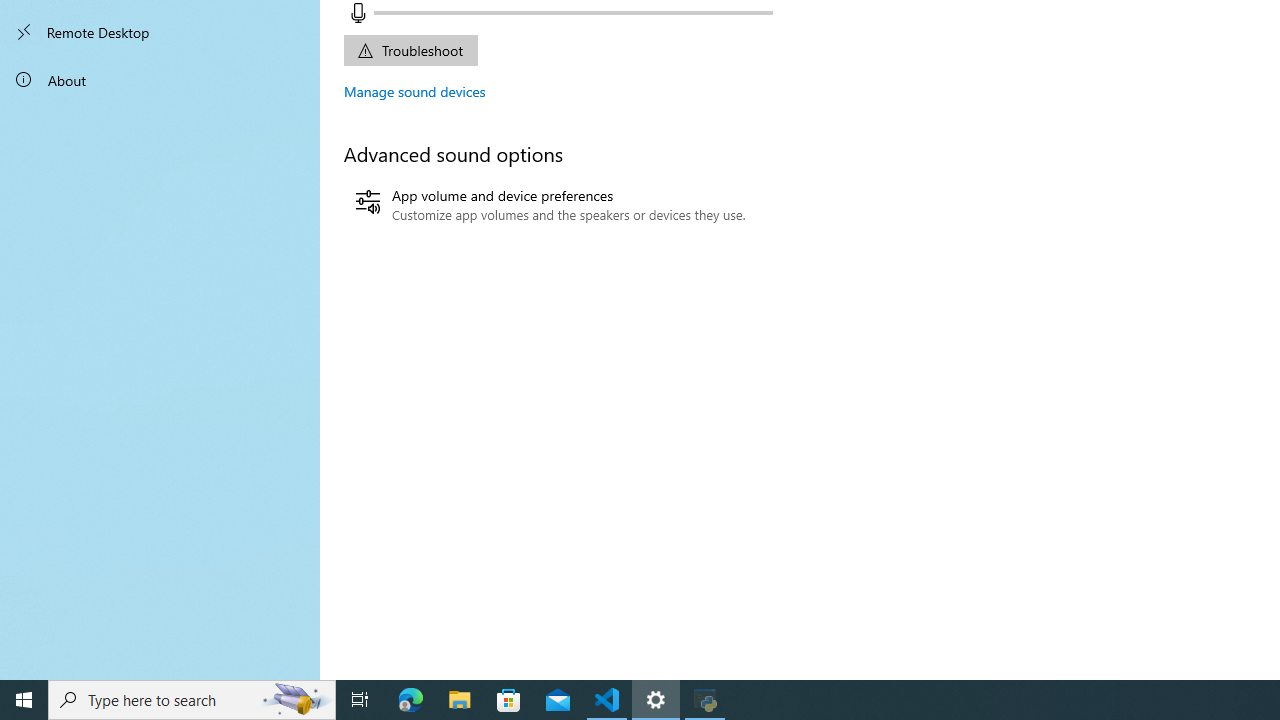  I want to click on 'About', so click(160, 78).